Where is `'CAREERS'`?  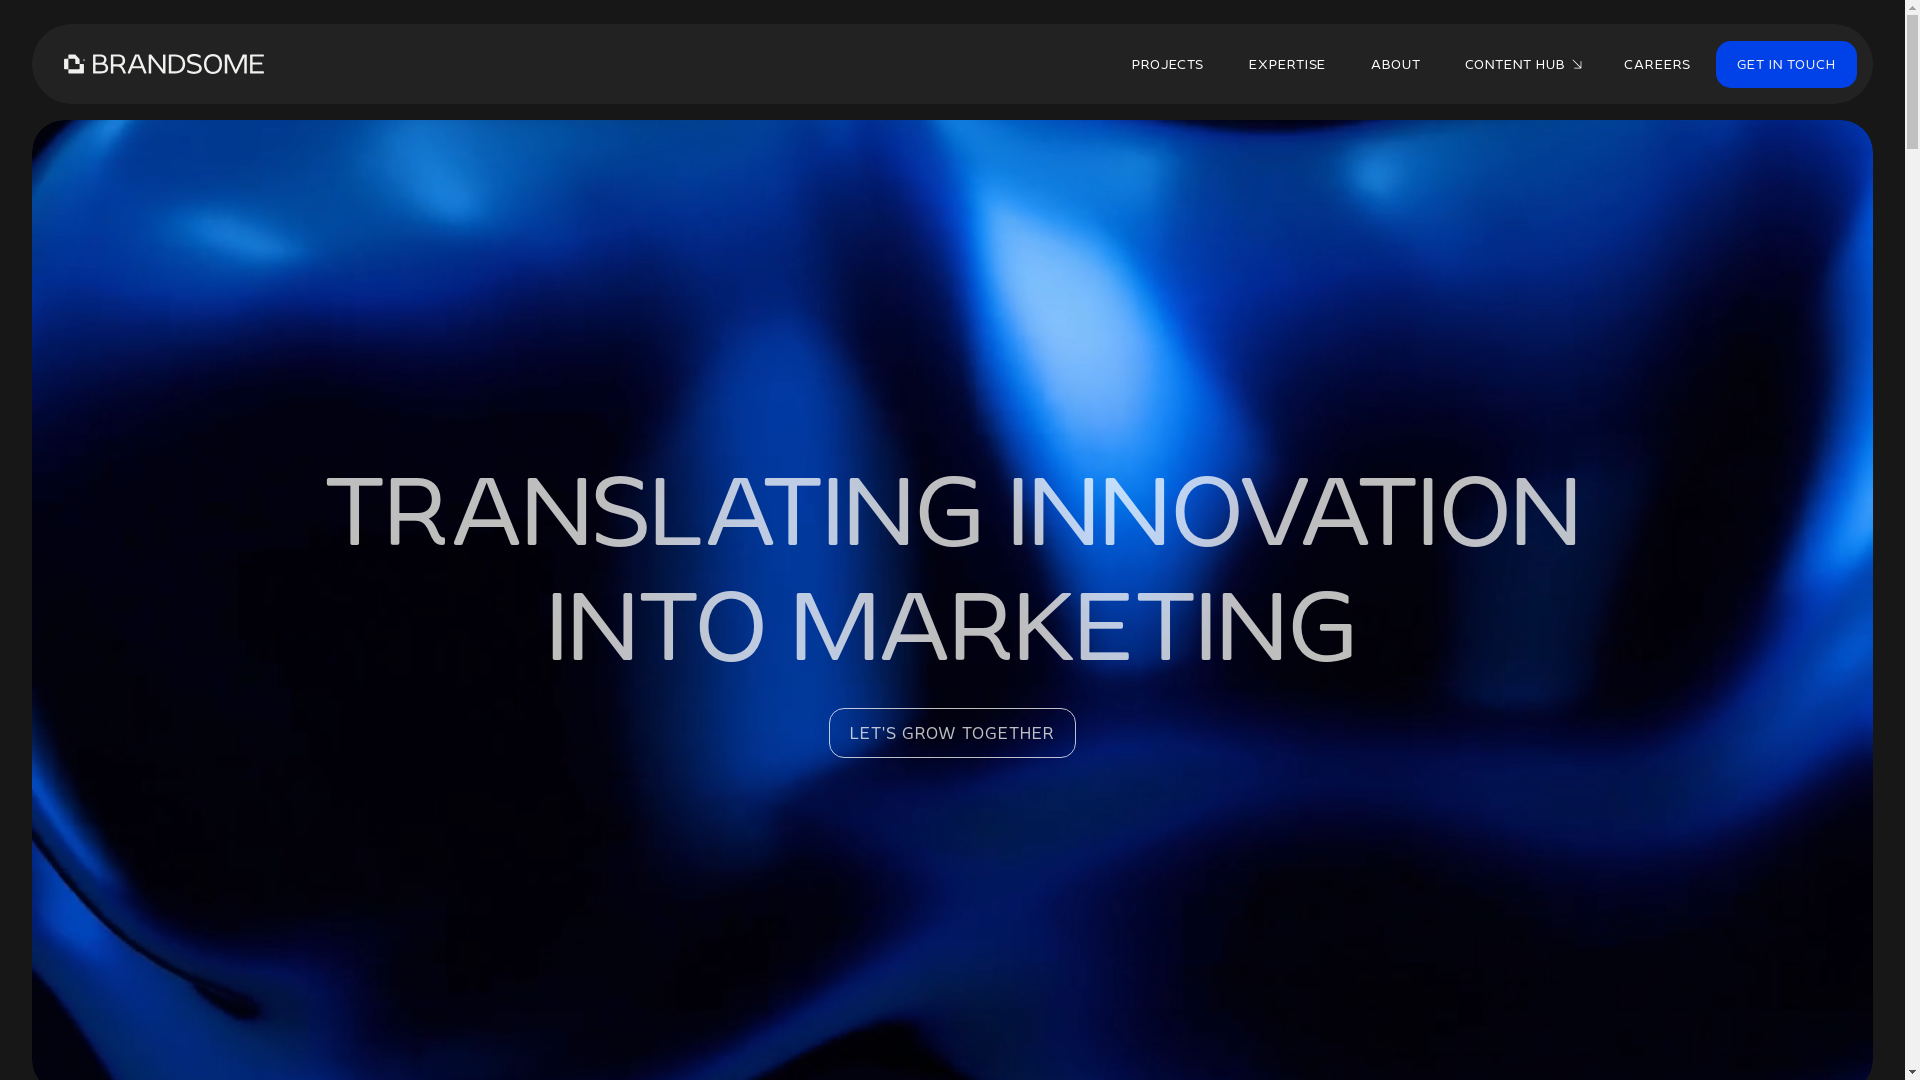 'CAREERS' is located at coordinates (1657, 63).